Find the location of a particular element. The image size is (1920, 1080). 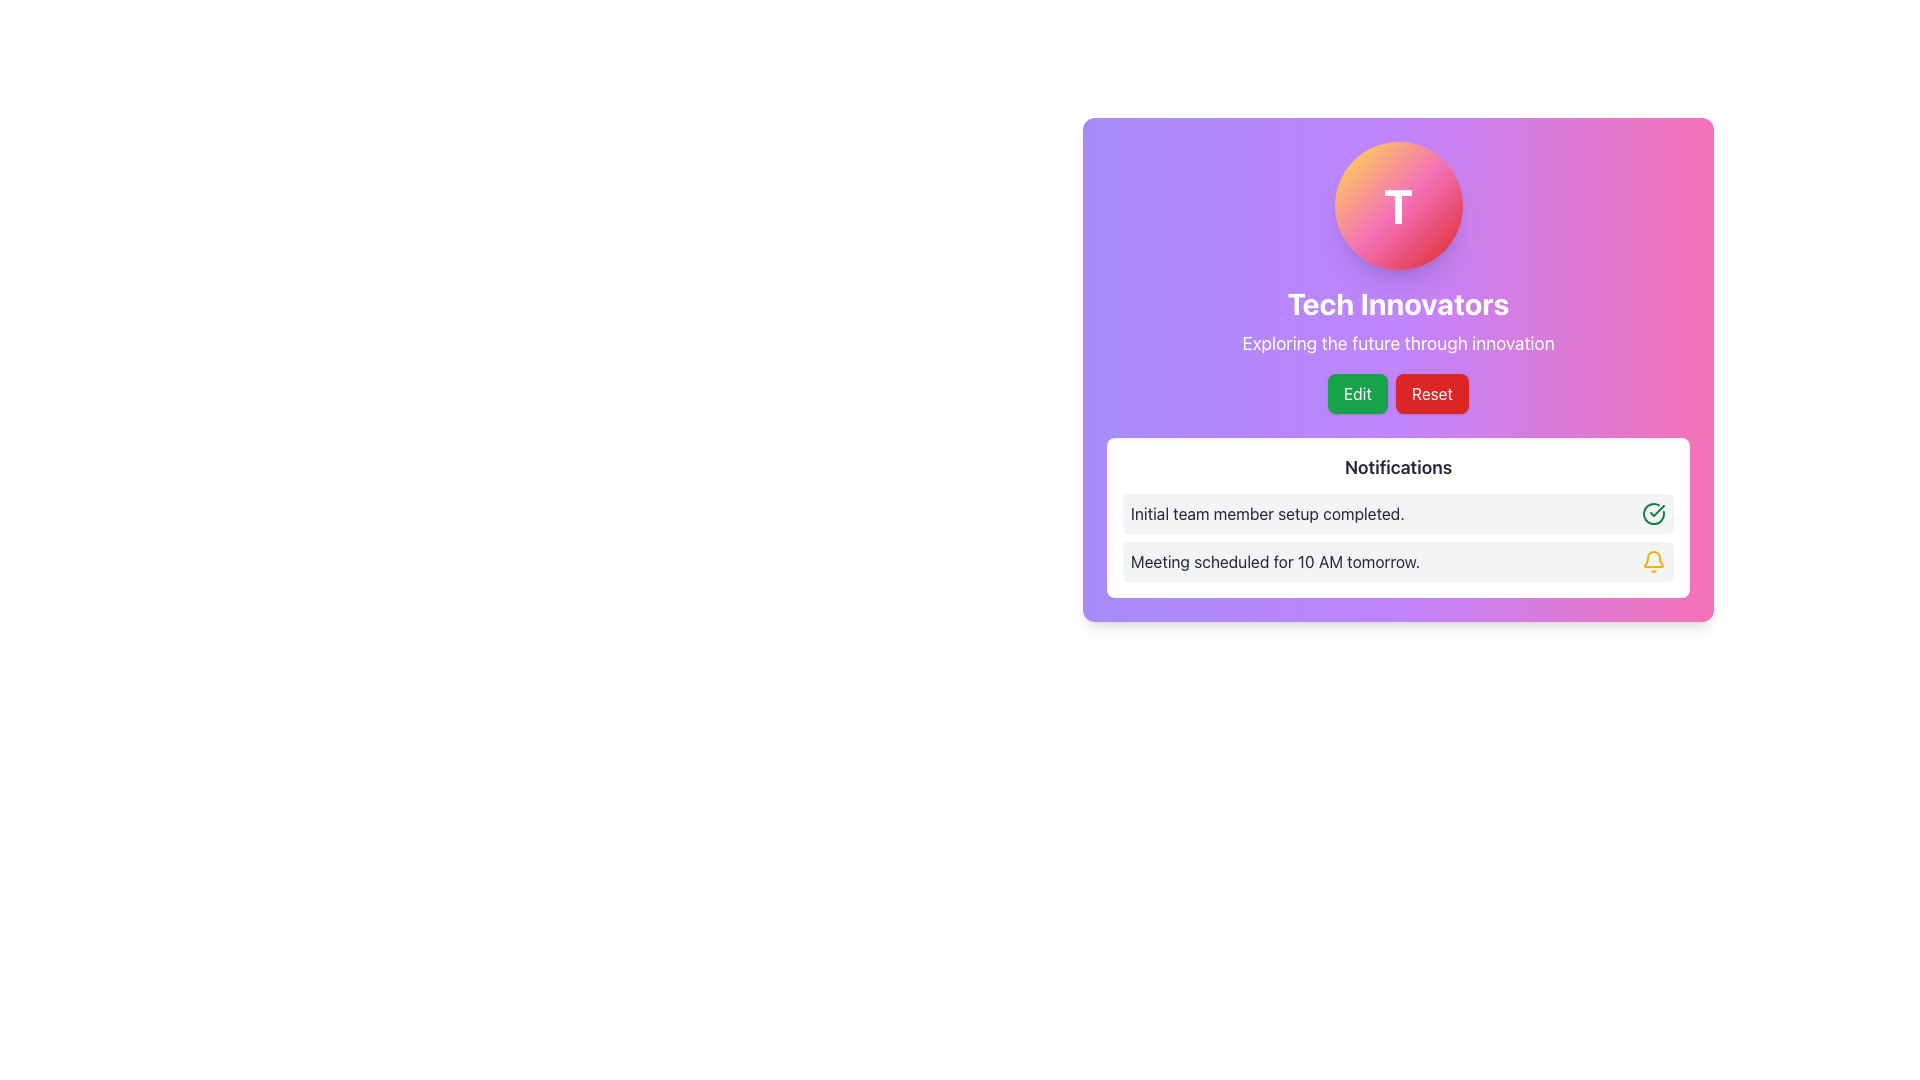

notification text stating 'Meeting scheduled for 10 AM tomorrow.' from the second notification in the Notifications section, located directly below the message 'Initial team member setup completed.' is located at coordinates (1397, 562).